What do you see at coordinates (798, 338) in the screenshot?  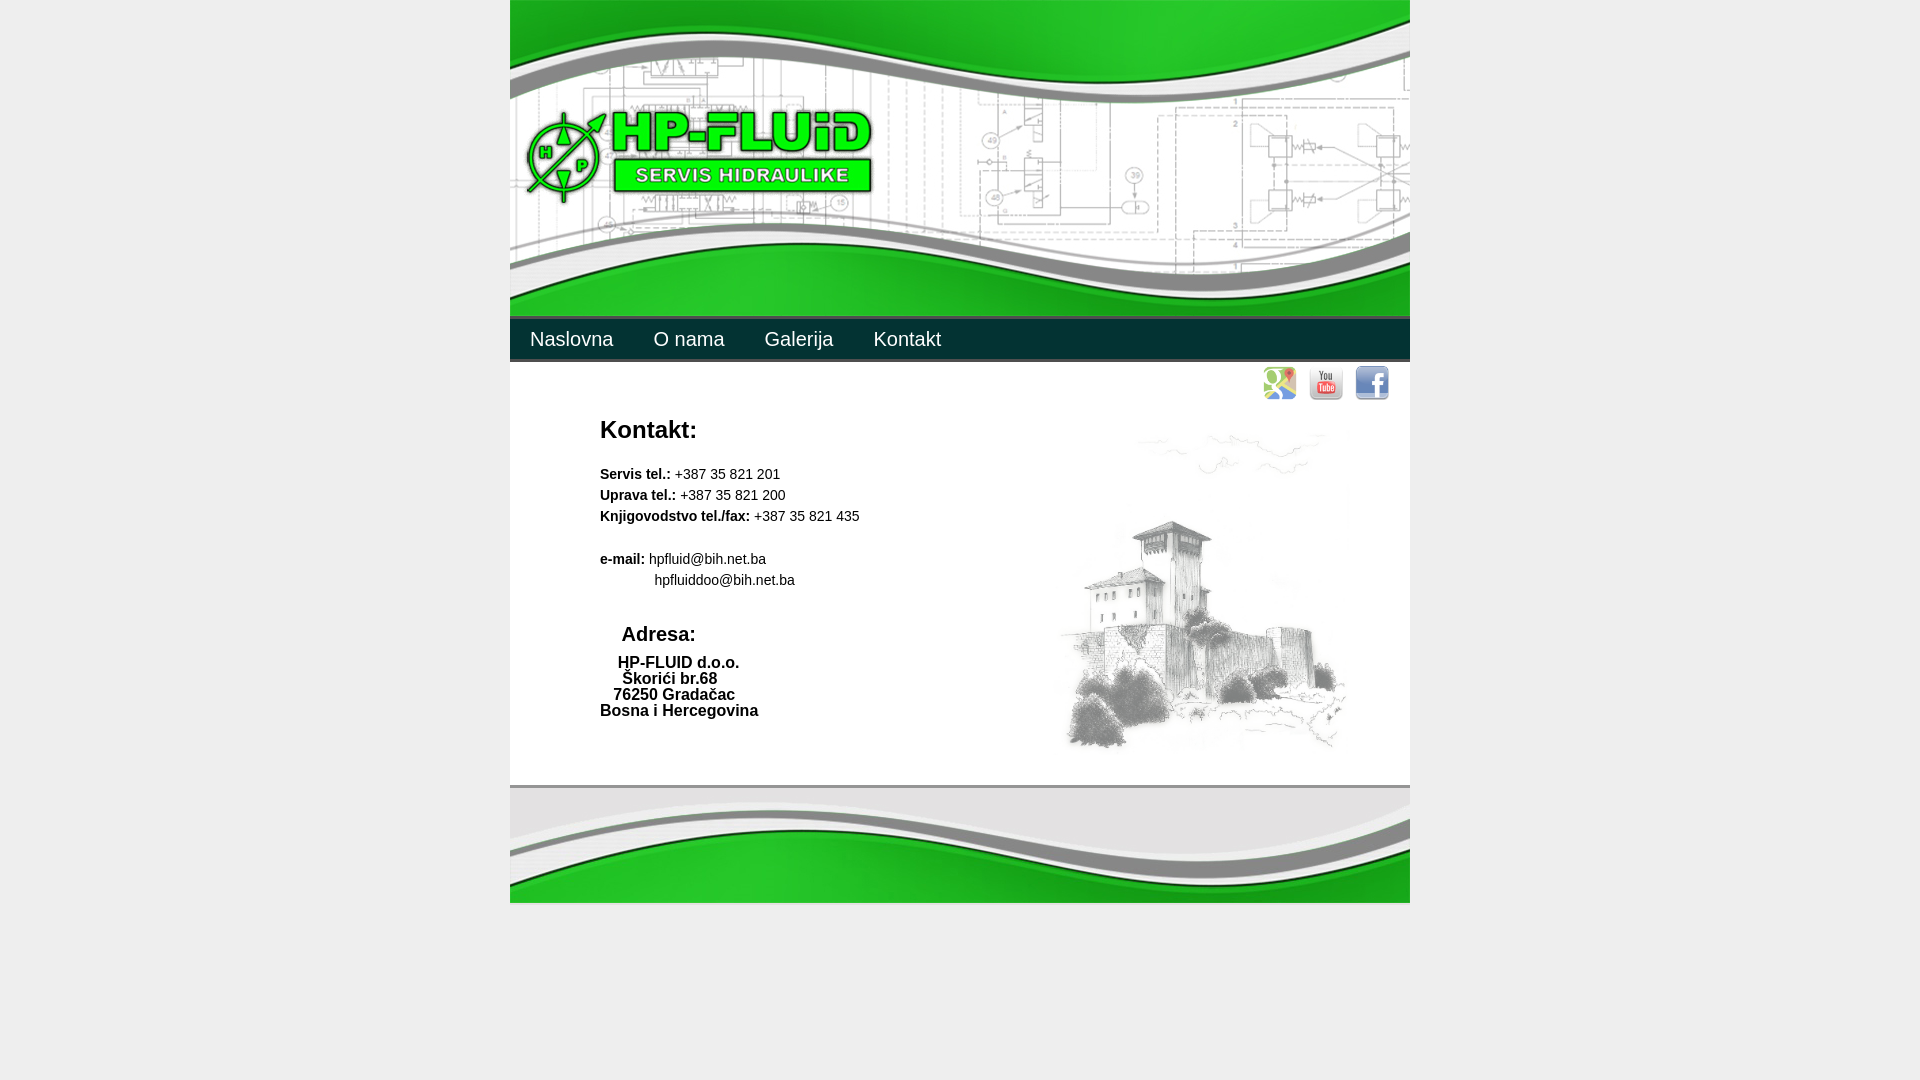 I see `'Galerija'` at bounding box center [798, 338].